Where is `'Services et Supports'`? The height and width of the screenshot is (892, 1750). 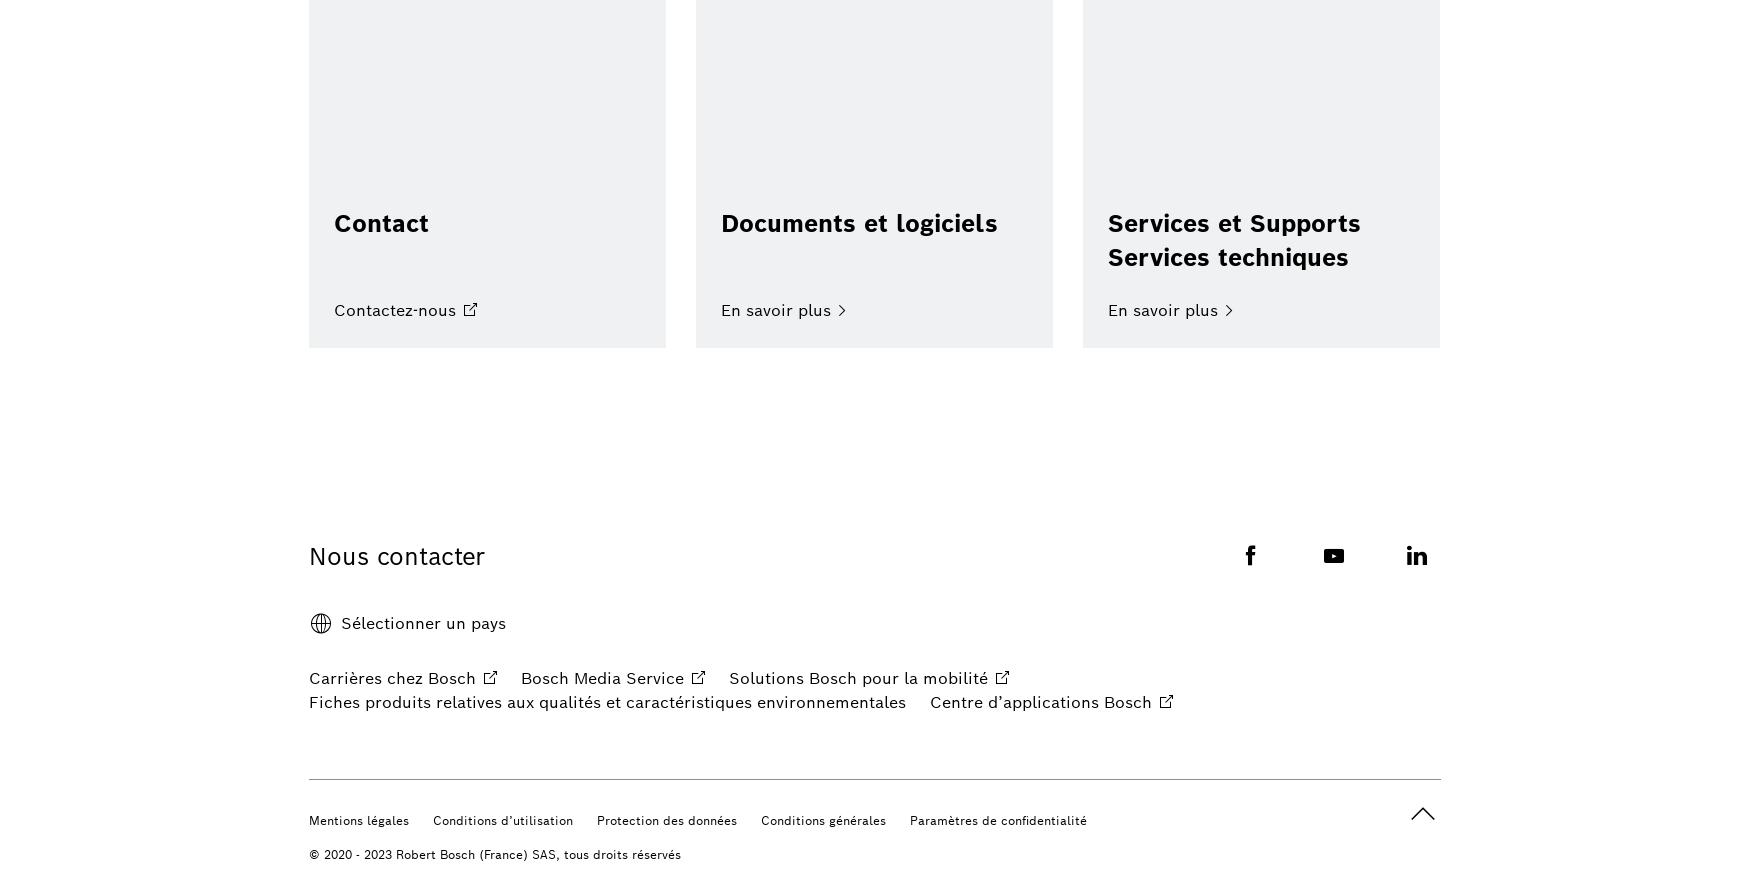
'Services et Supports' is located at coordinates (1233, 223).